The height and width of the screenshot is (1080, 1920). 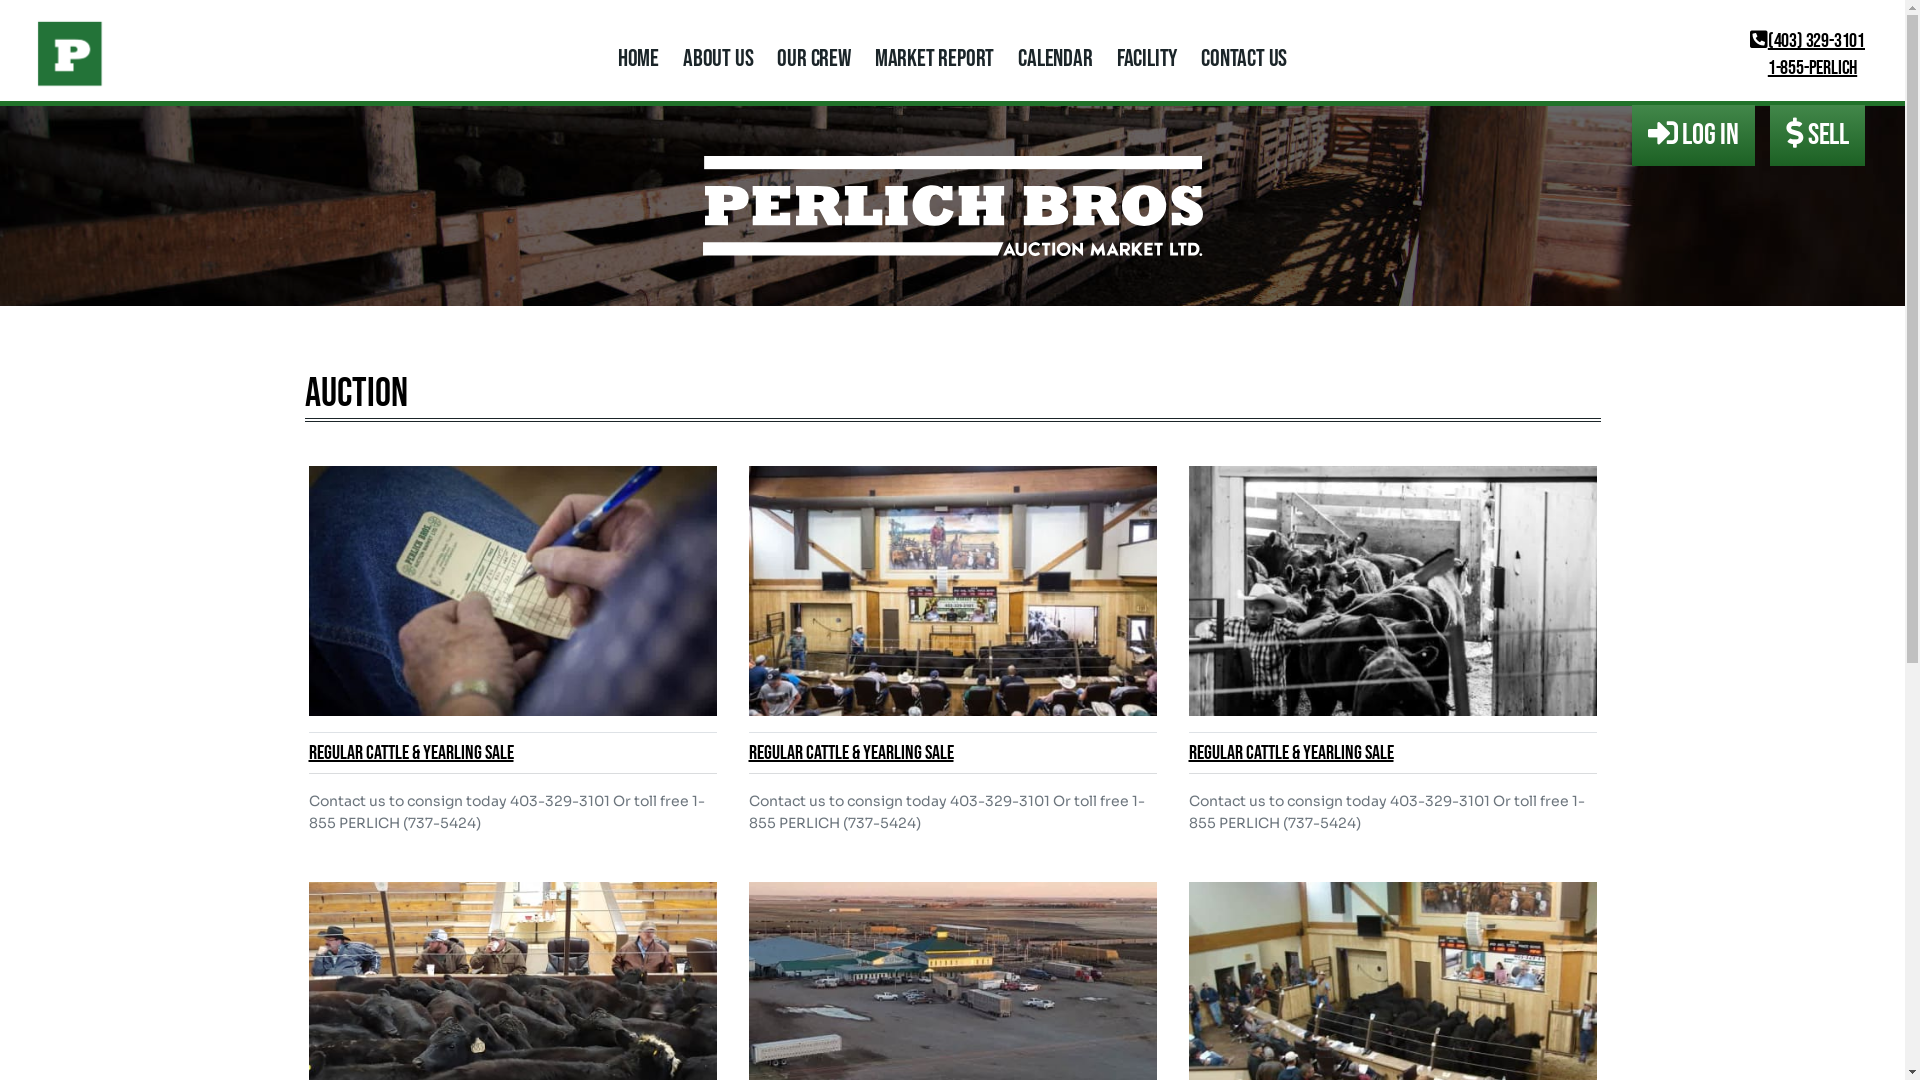 What do you see at coordinates (933, 57) in the screenshot?
I see `'MARKET REPORT'` at bounding box center [933, 57].